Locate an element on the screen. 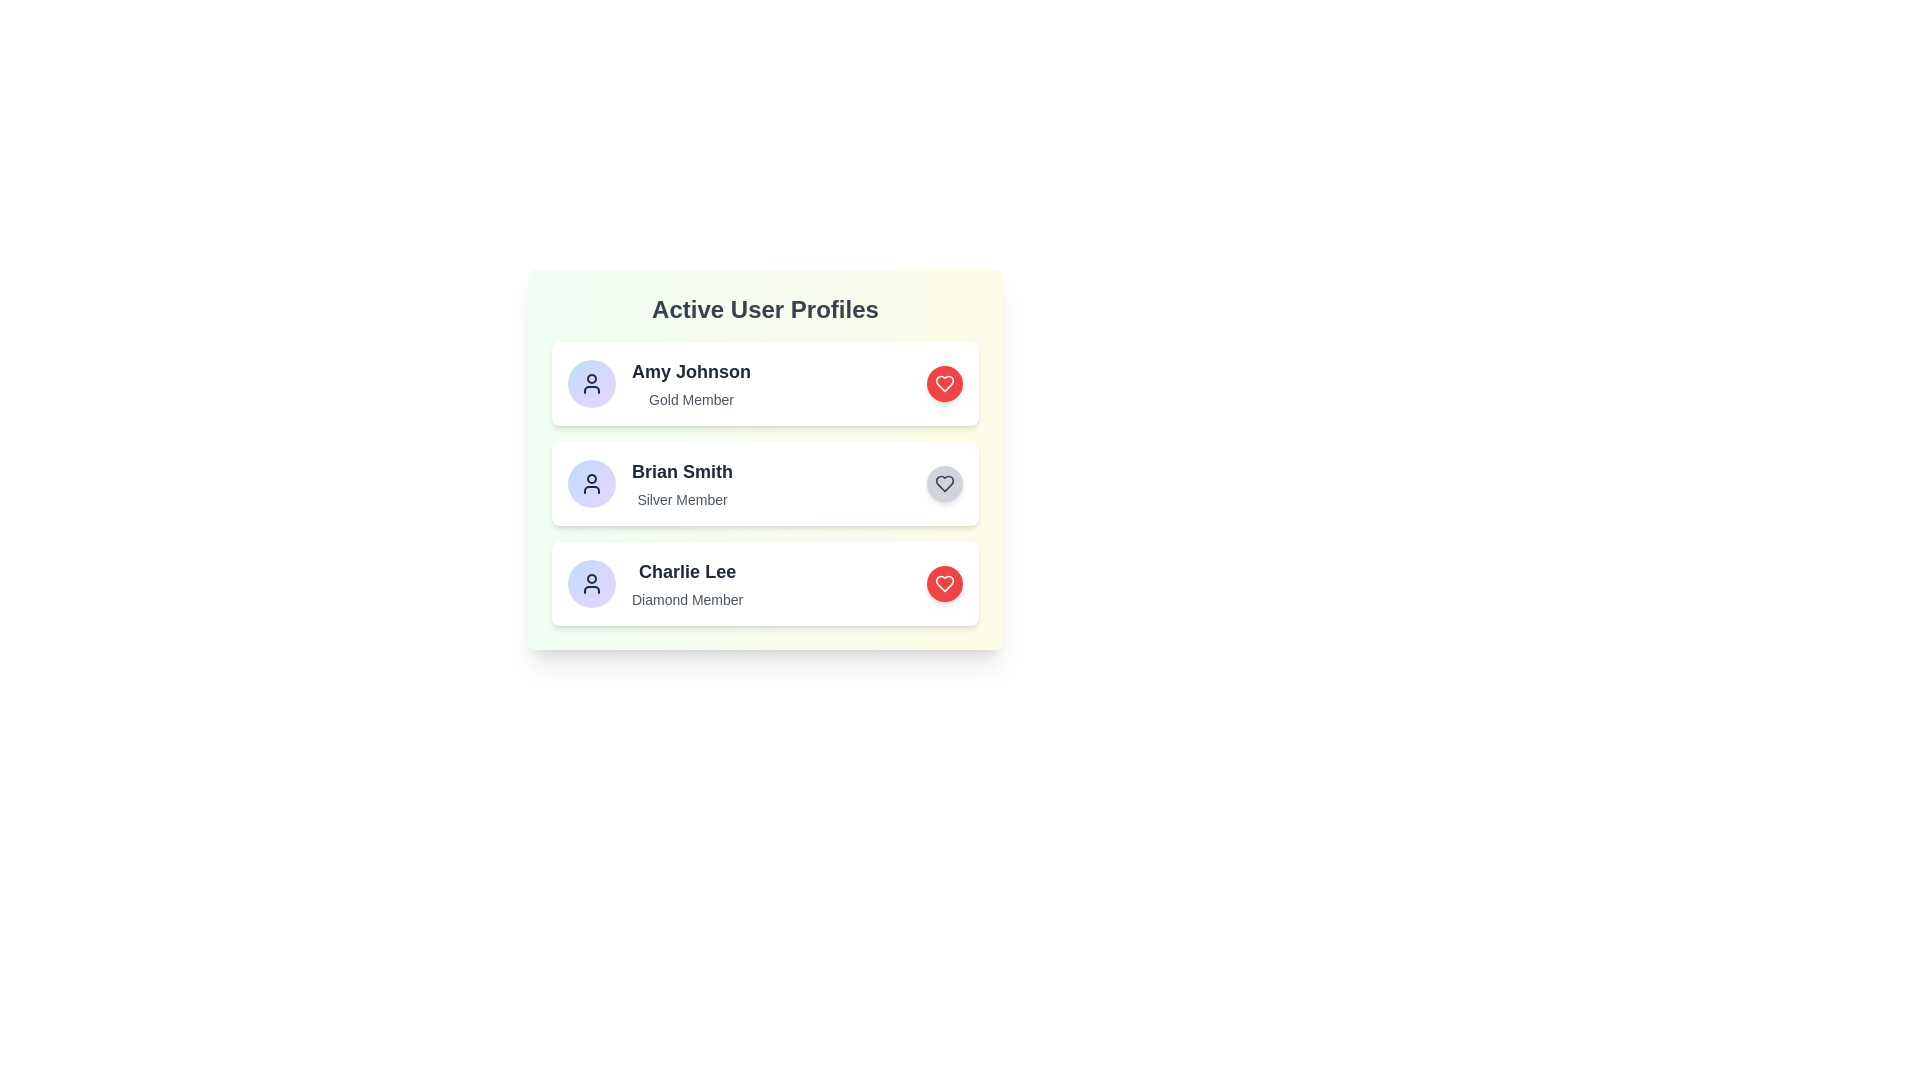  the red heart icon button, which is part of the list entry for 'Amy Johnson' is located at coordinates (944, 384).